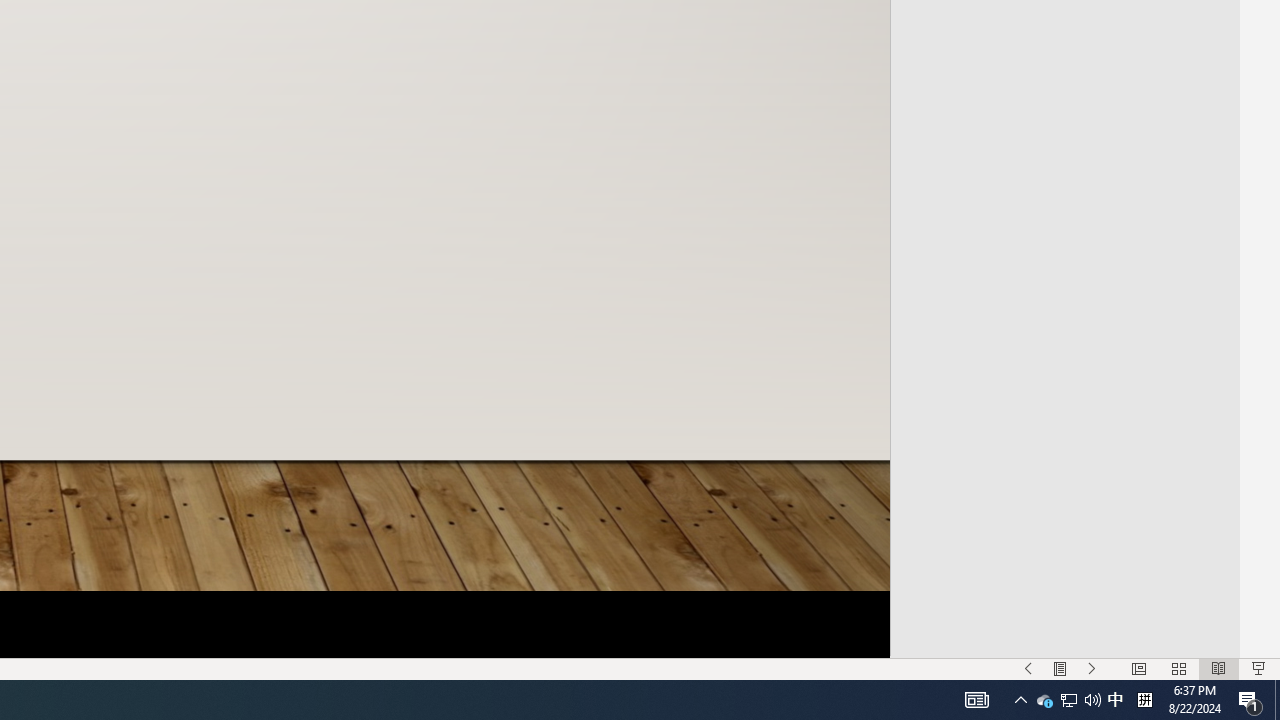 This screenshot has height=720, width=1280. Describe the element at coordinates (1091, 669) in the screenshot. I see `'Slide Show Next On'` at that location.